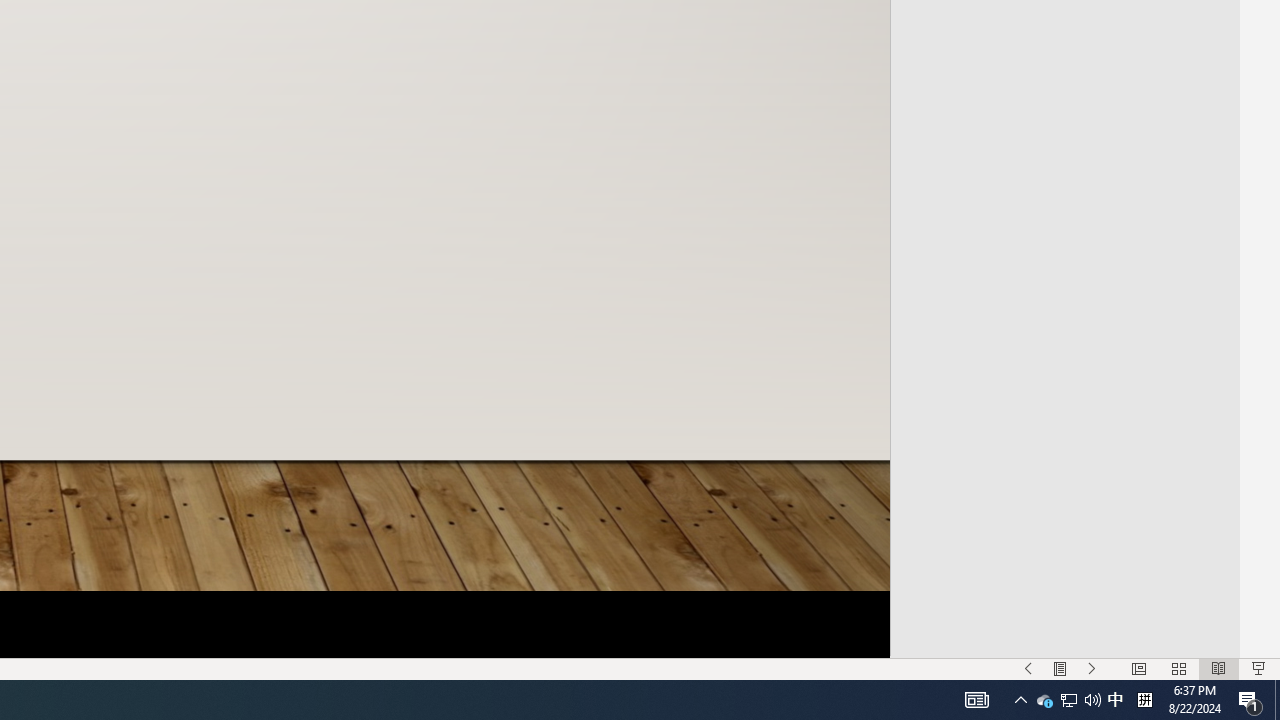 This screenshot has height=720, width=1280. Describe the element at coordinates (1091, 669) in the screenshot. I see `'Slide Show Next On'` at that location.